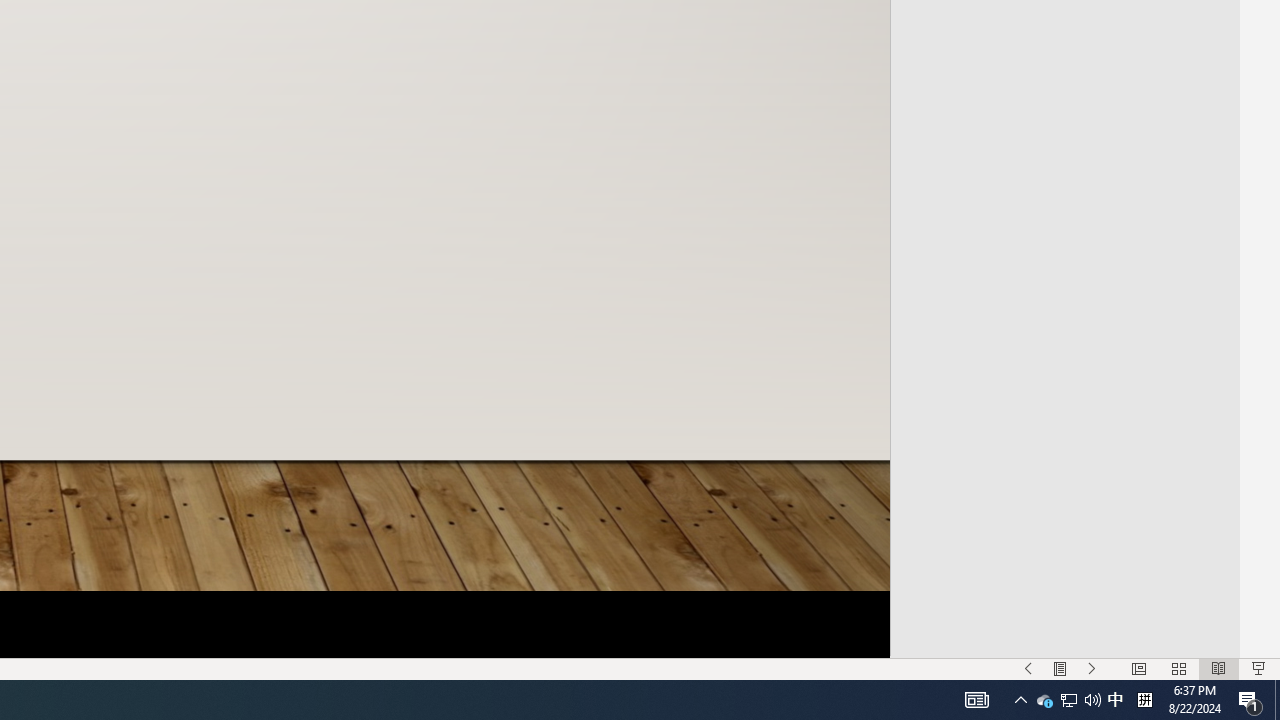 This screenshot has height=720, width=1280. Describe the element at coordinates (1091, 669) in the screenshot. I see `'Slide Show Next On'` at that location.